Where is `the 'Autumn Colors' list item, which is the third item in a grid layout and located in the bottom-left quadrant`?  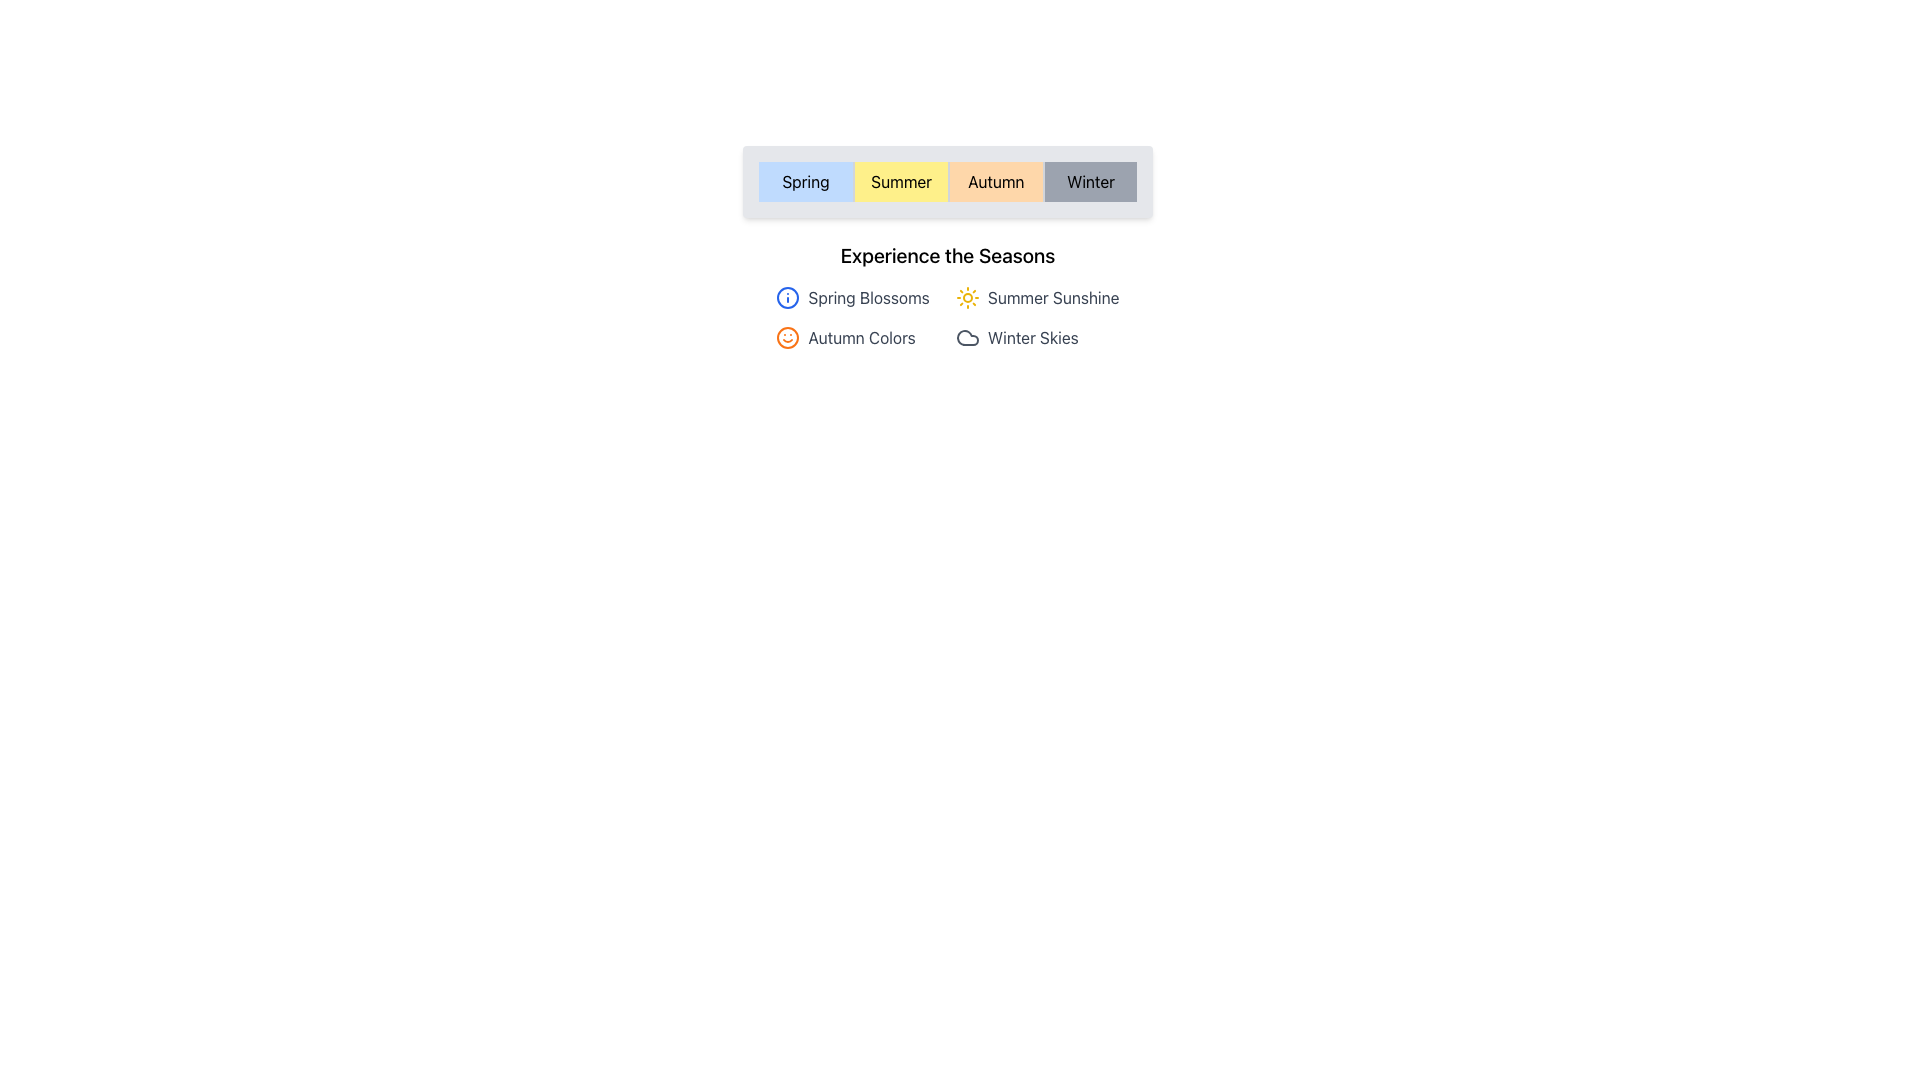
the 'Autumn Colors' list item, which is the third item in a grid layout and located in the bottom-left quadrant is located at coordinates (858, 337).